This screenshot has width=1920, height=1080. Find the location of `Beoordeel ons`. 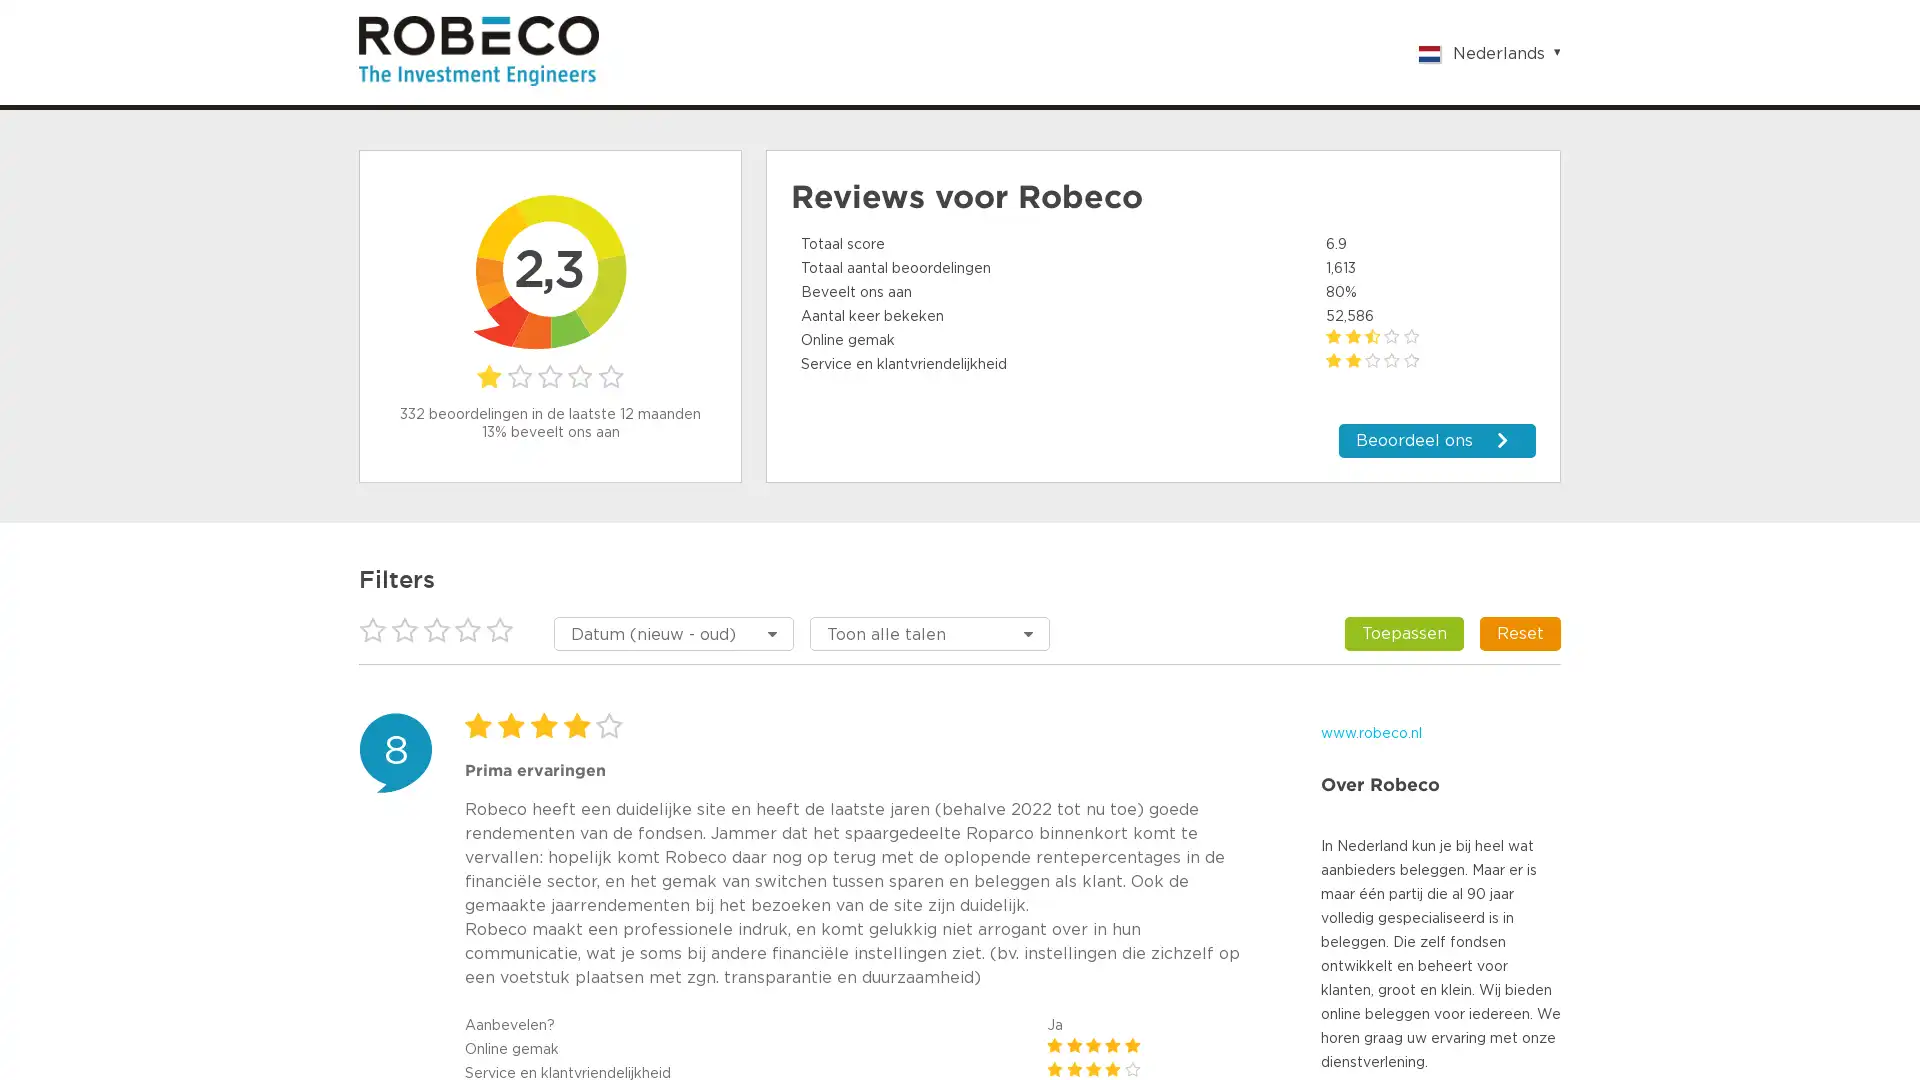

Beoordeel ons is located at coordinates (1435, 439).